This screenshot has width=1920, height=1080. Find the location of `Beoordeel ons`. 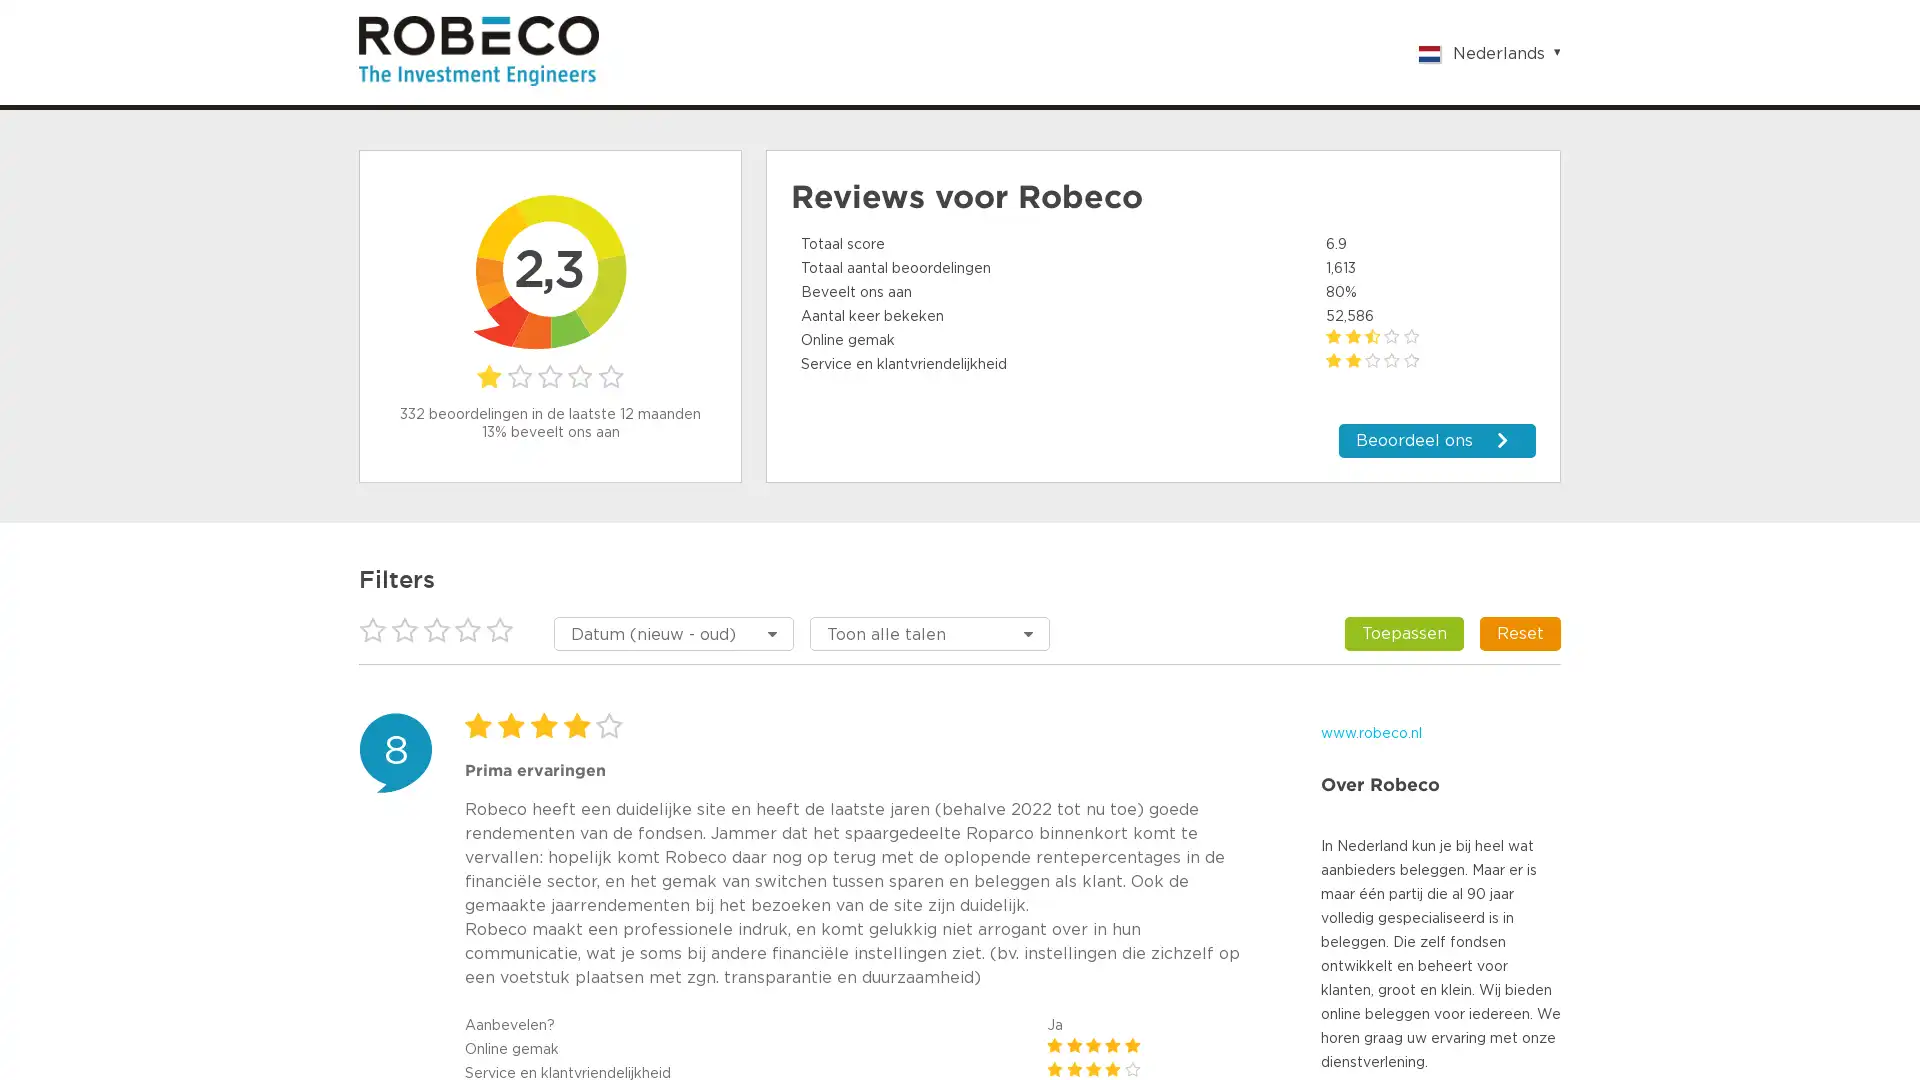

Beoordeel ons is located at coordinates (1435, 439).